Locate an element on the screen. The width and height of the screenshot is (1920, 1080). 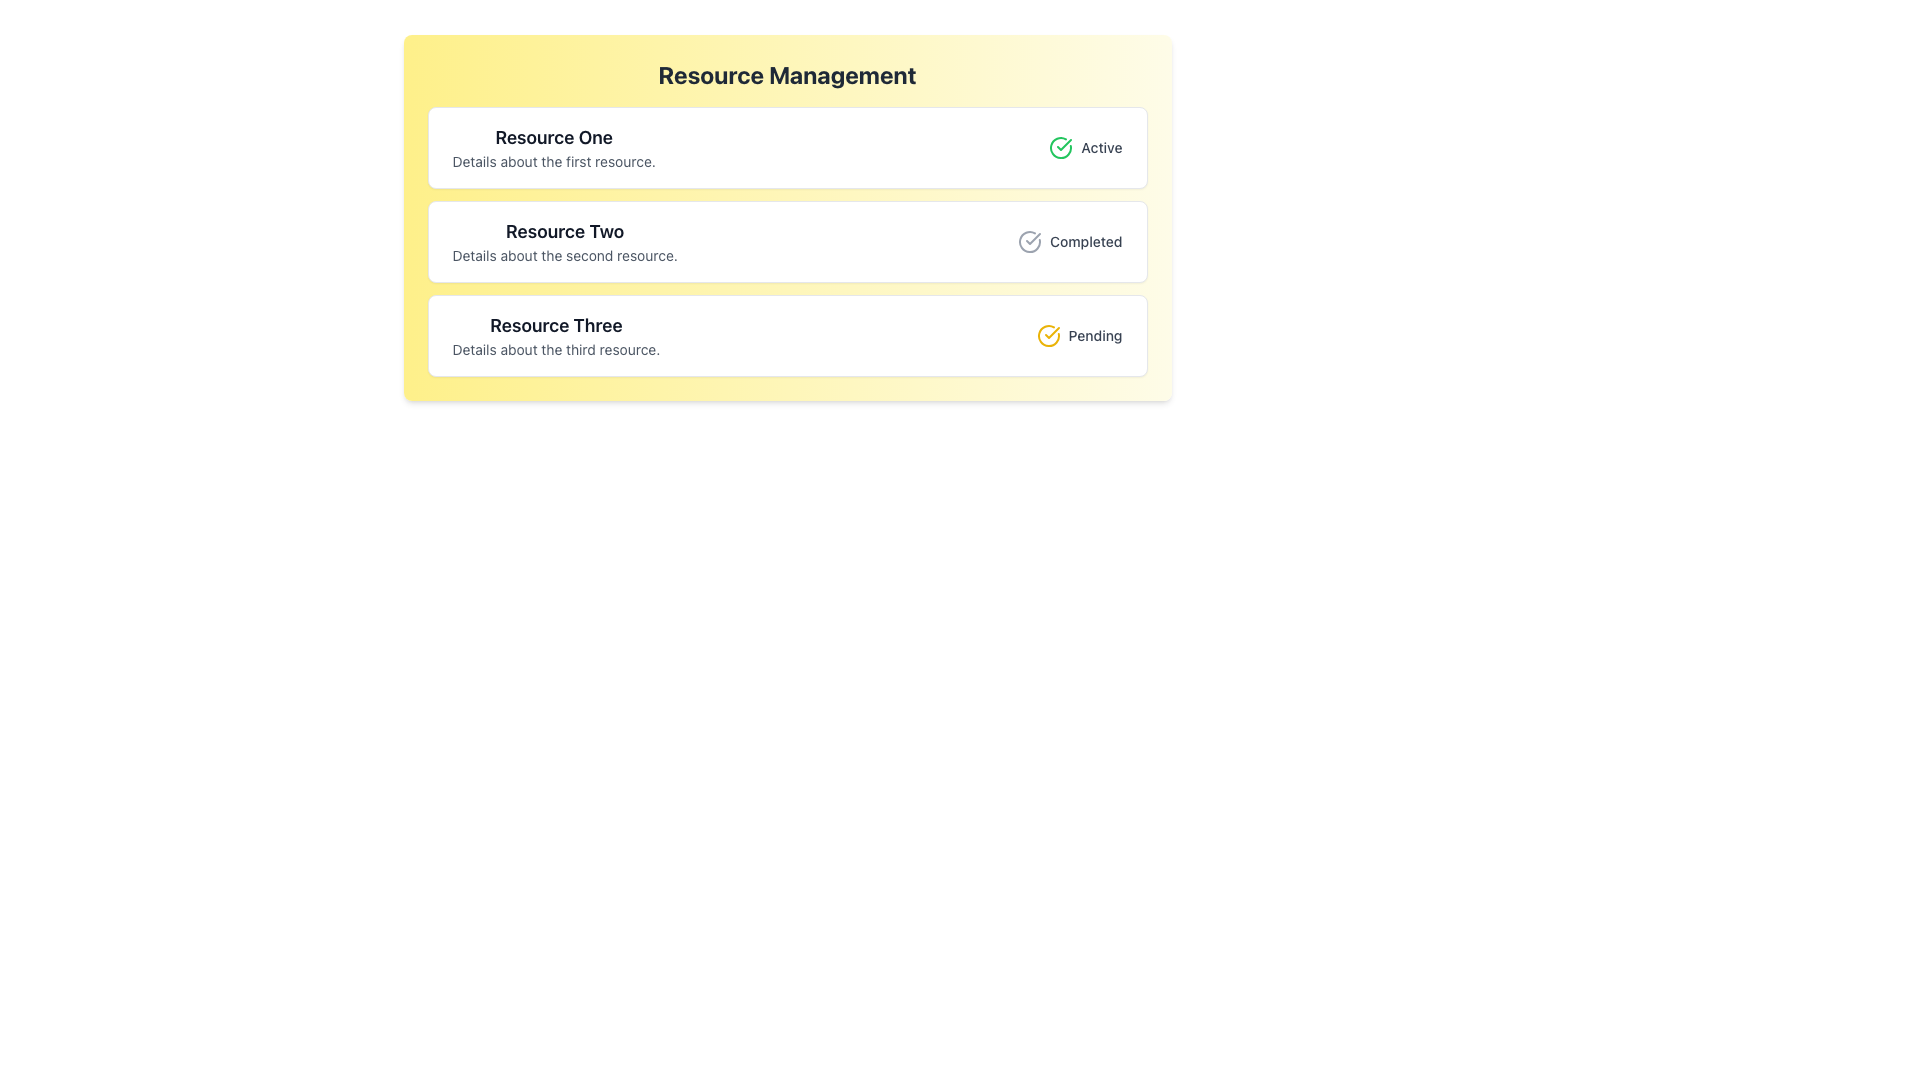
the text element that reads 'Details about the second resource.', which is styled in a smaller, lighter gray font and is positioned directly below the title 'Resource Two' is located at coordinates (564, 254).